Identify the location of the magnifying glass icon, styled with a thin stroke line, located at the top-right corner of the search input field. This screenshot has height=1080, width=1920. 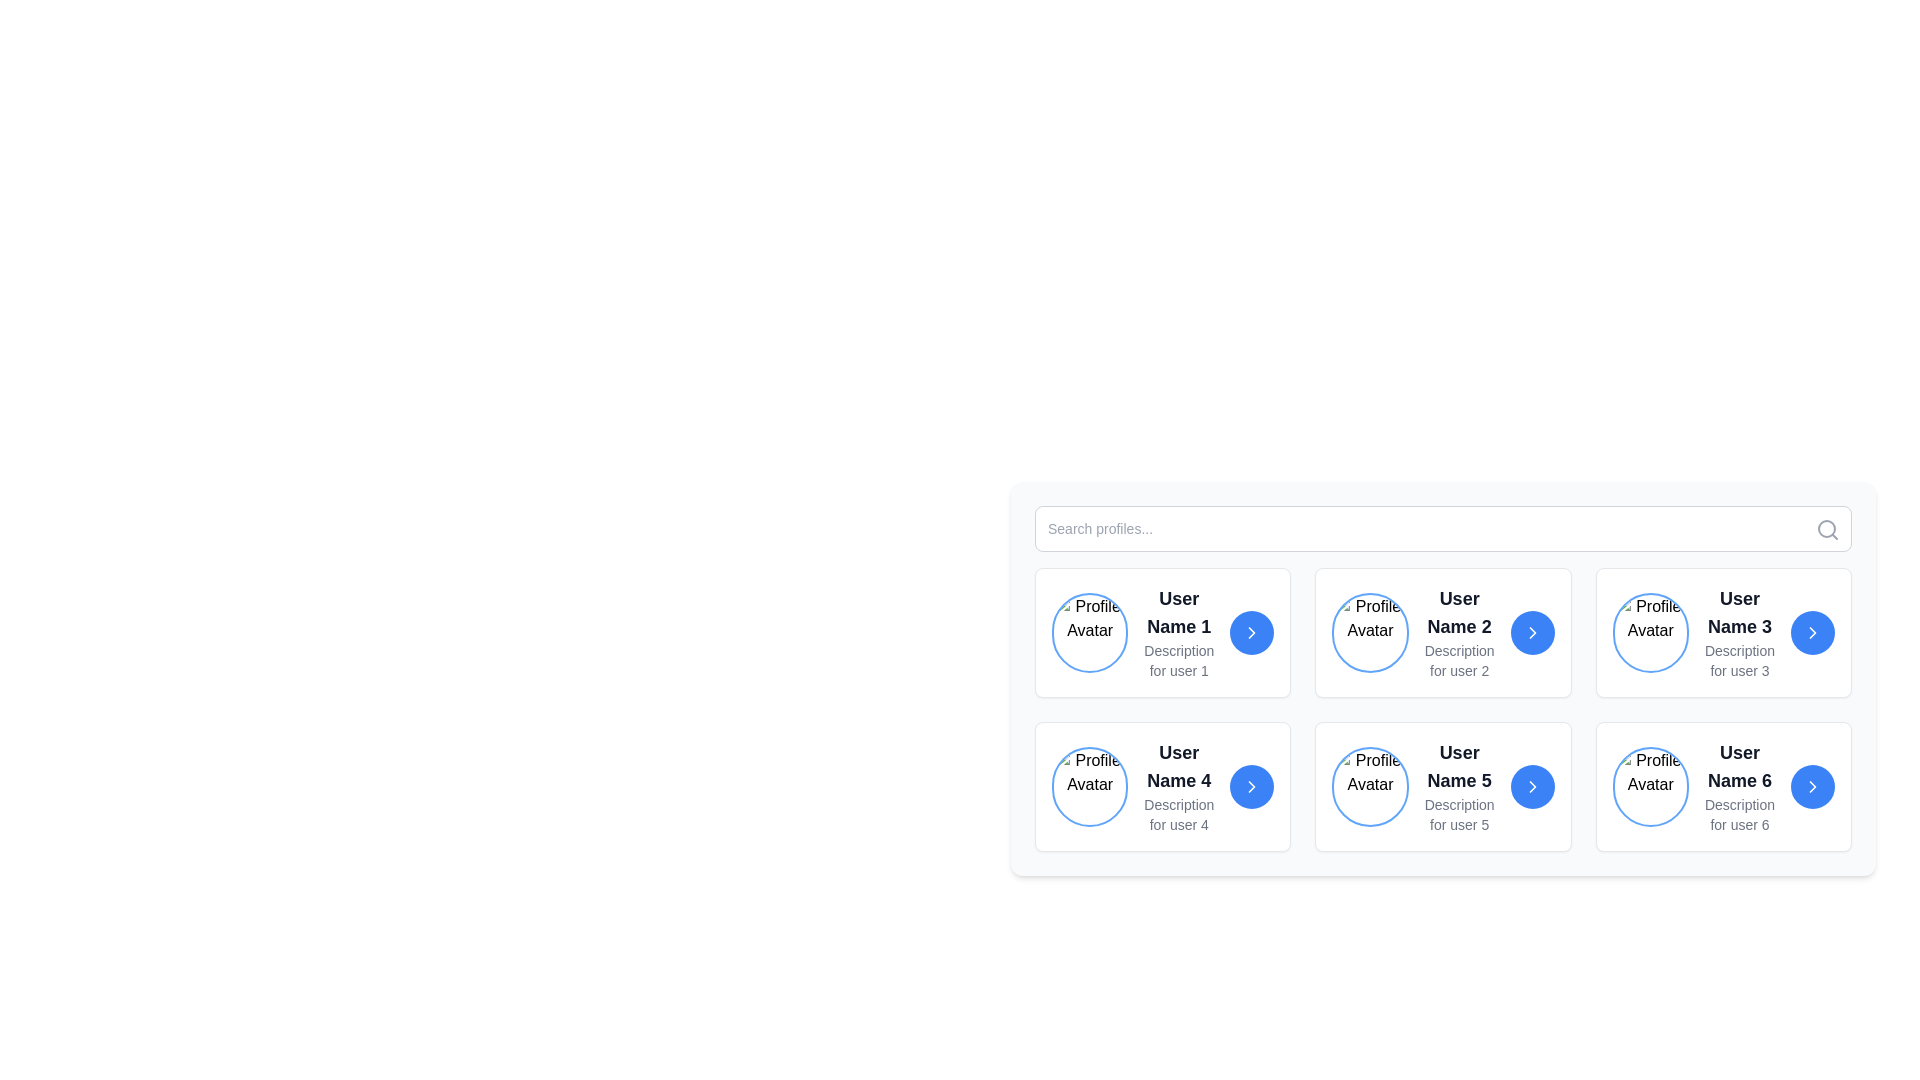
(1828, 528).